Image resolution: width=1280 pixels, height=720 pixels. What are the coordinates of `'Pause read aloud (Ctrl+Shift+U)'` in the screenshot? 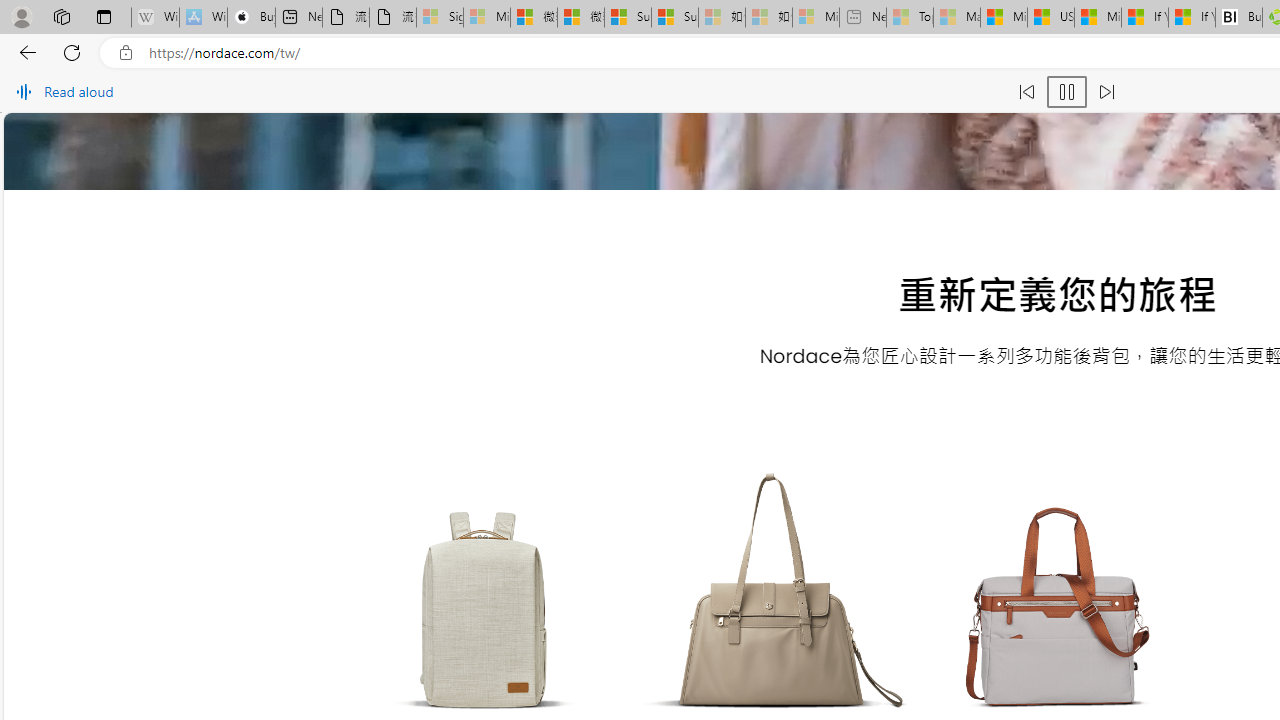 It's located at (1065, 92).